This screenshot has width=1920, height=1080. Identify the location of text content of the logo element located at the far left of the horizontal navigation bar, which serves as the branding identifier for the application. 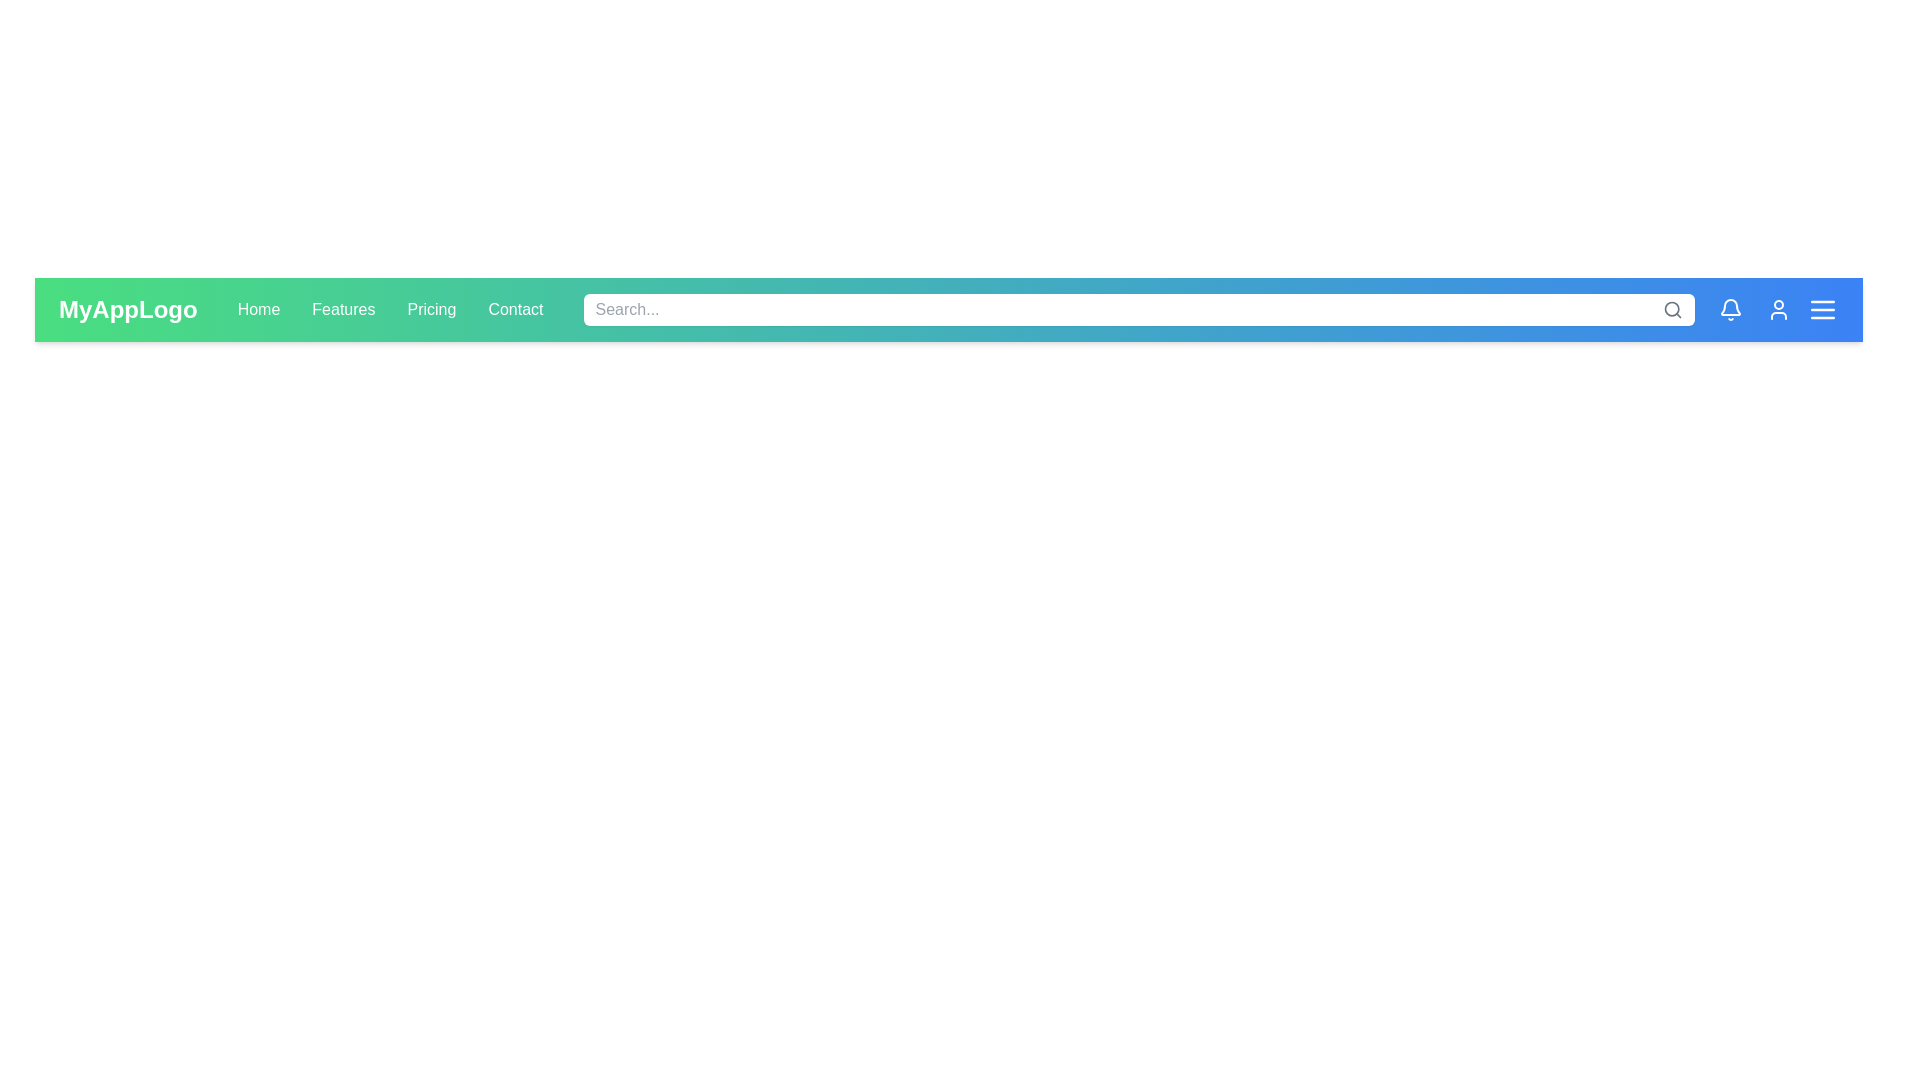
(127, 309).